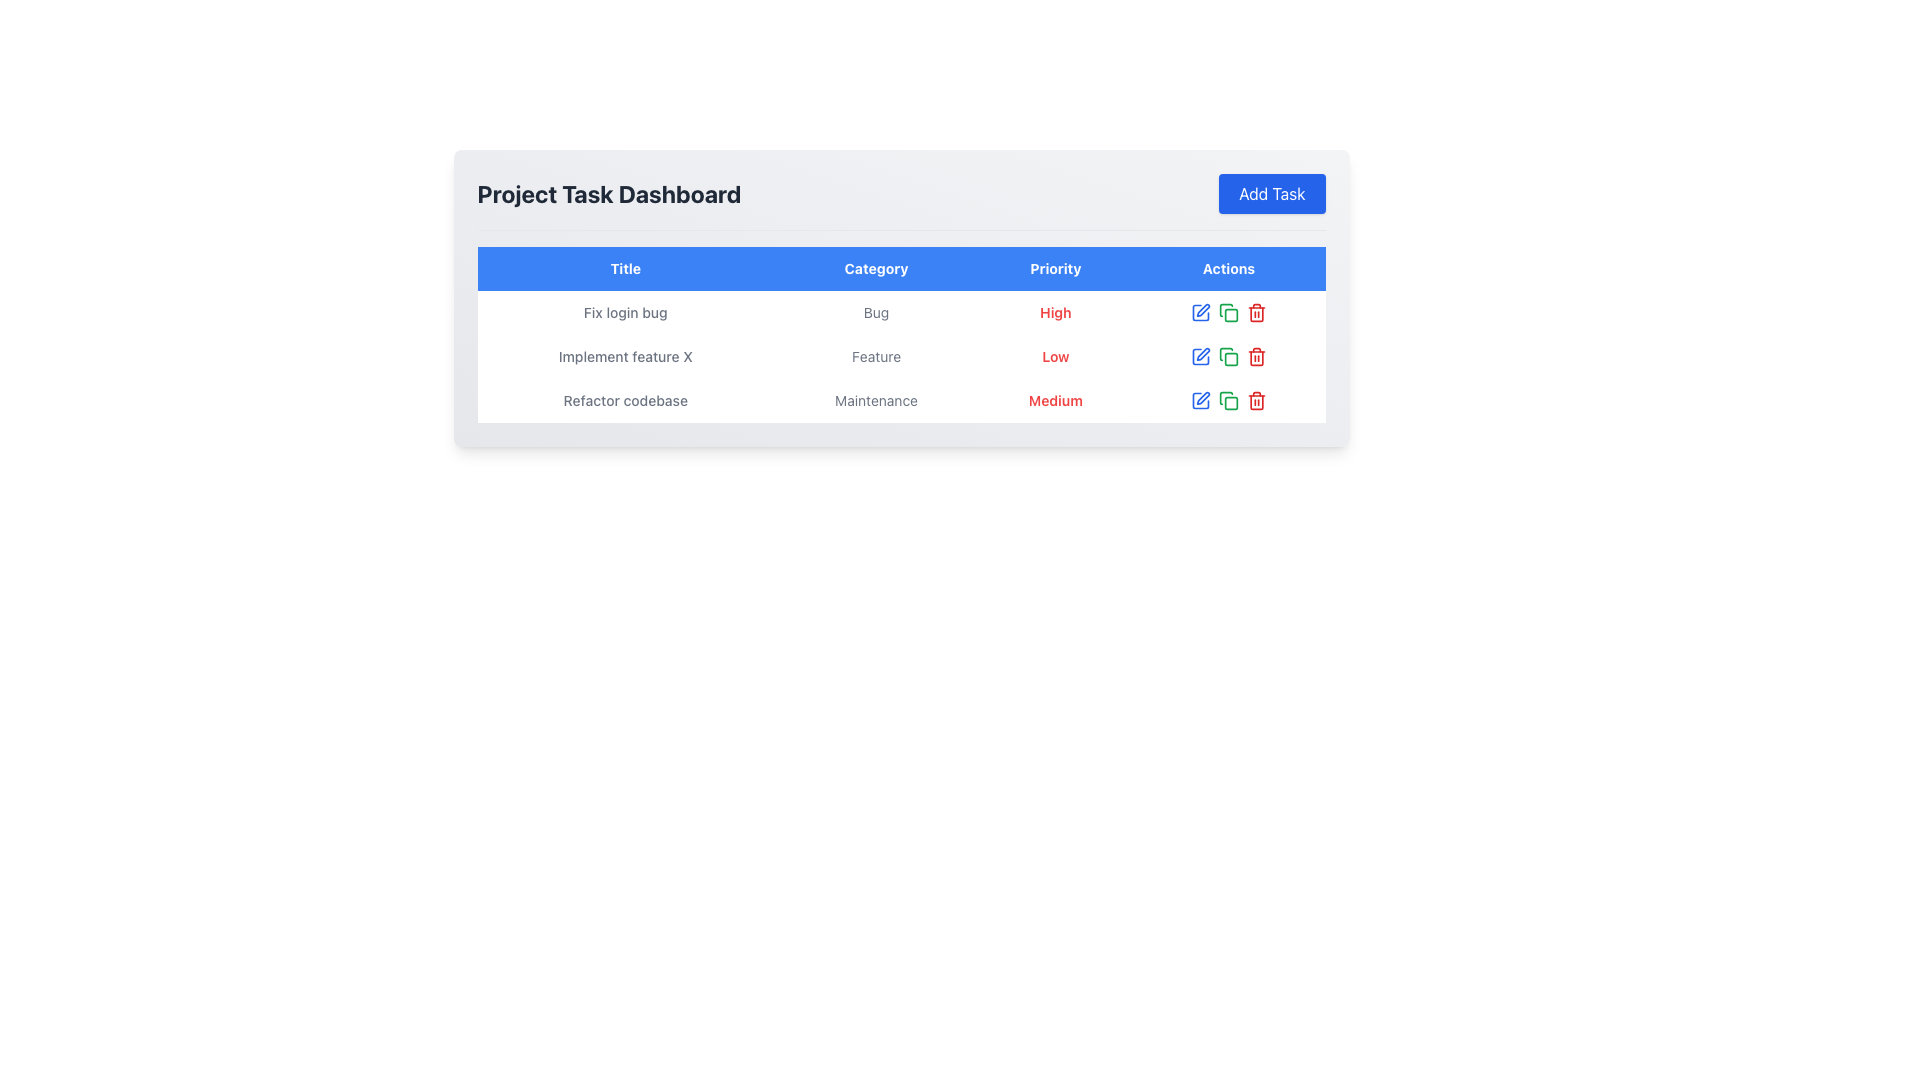  What do you see at coordinates (1200, 356) in the screenshot?
I see `the edit icon button located in the 'Actions' column of the second row in the table` at bounding box center [1200, 356].